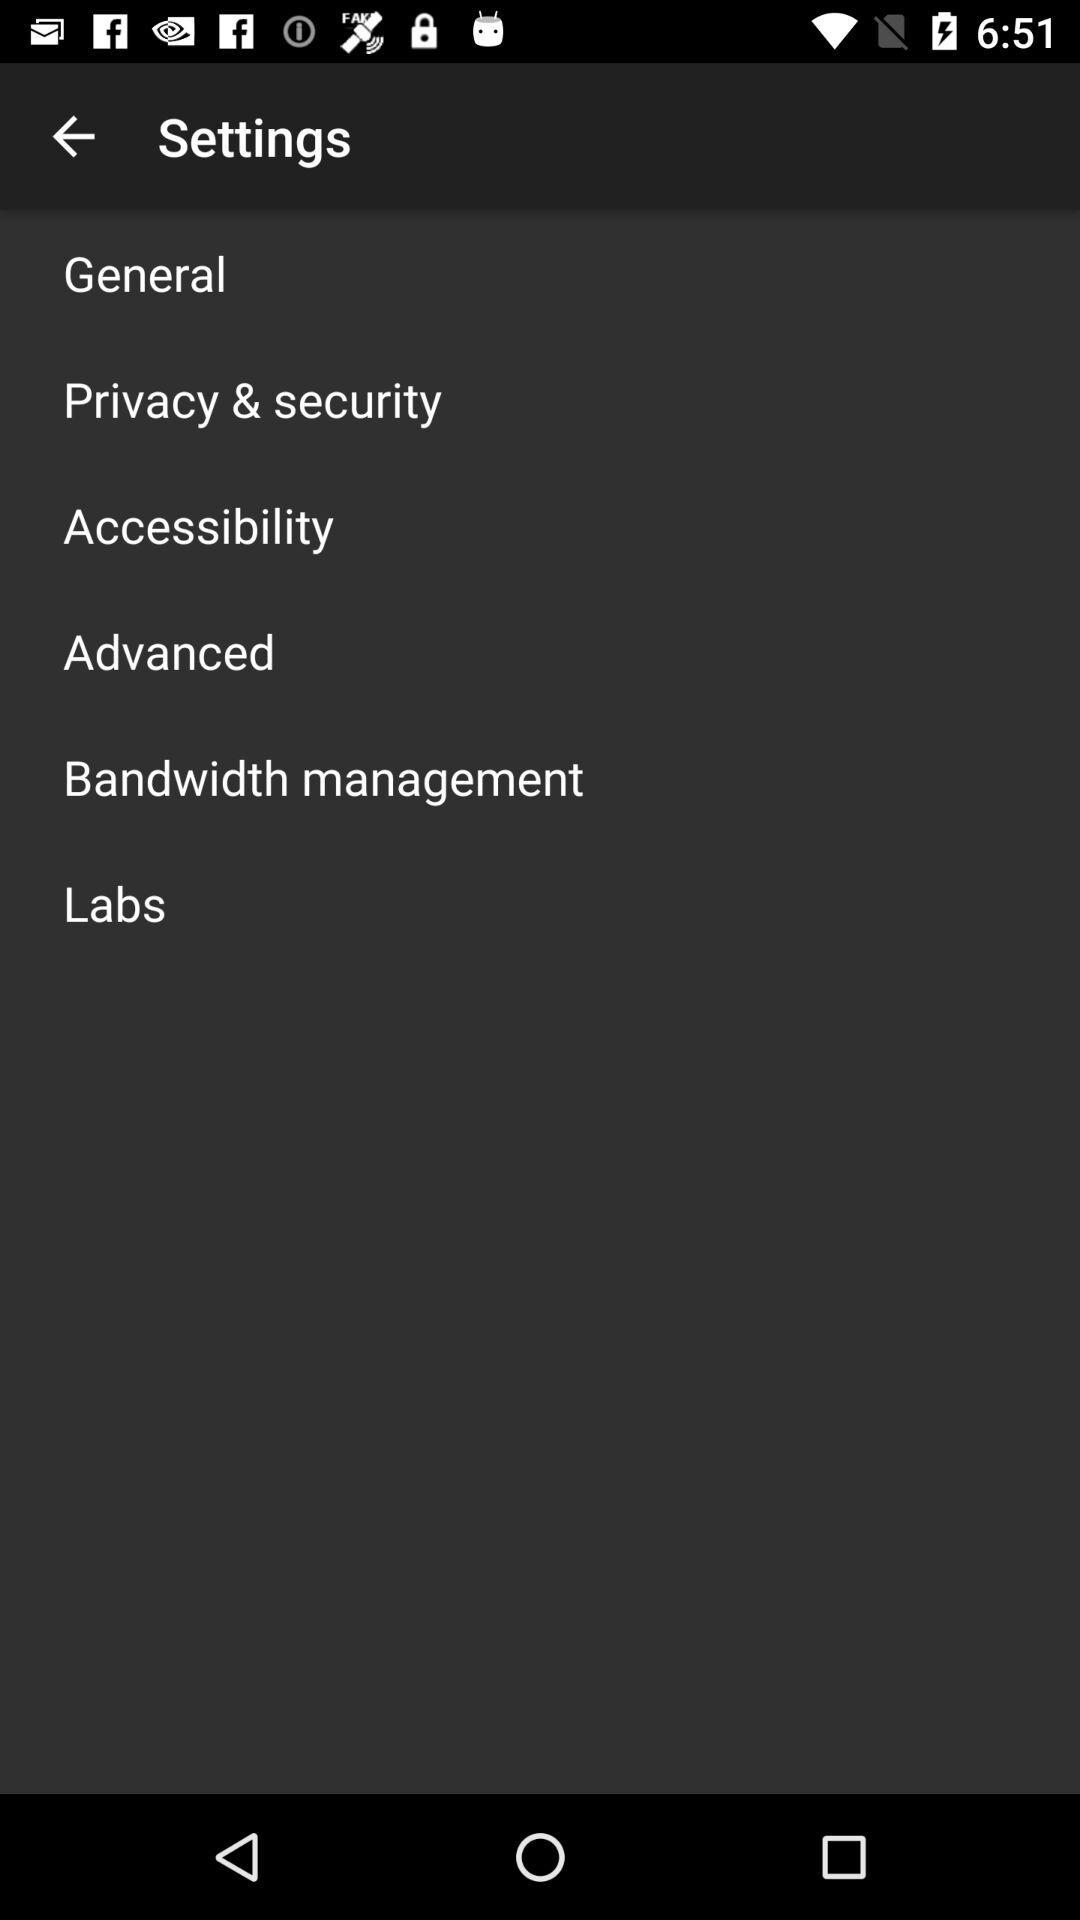 This screenshot has height=1920, width=1080. Describe the element at coordinates (322, 776) in the screenshot. I see `the bandwidth management item` at that location.